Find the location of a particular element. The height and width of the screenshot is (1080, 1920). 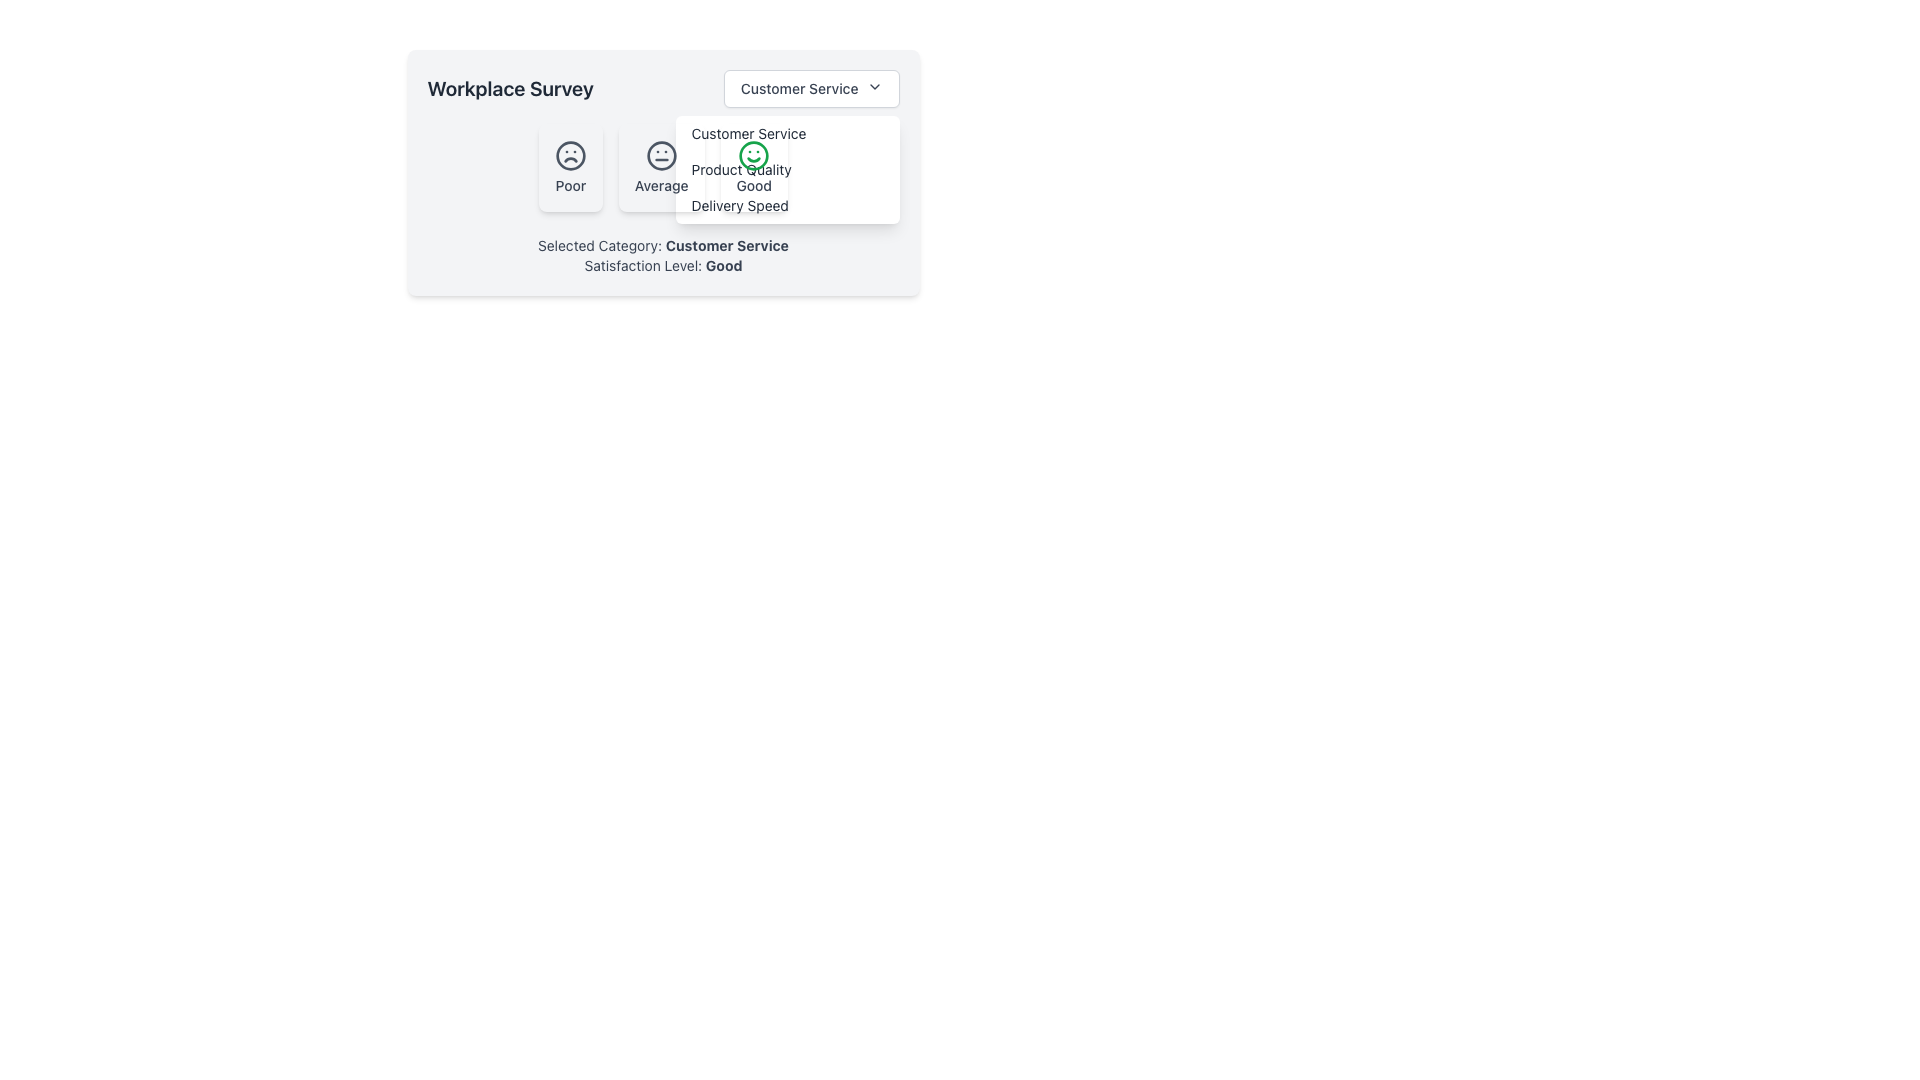

the 'Delivery Speed' option in the dropdown menu, which is the third option below 'Product Quality' and 'Customer Service' is located at coordinates (786, 205).